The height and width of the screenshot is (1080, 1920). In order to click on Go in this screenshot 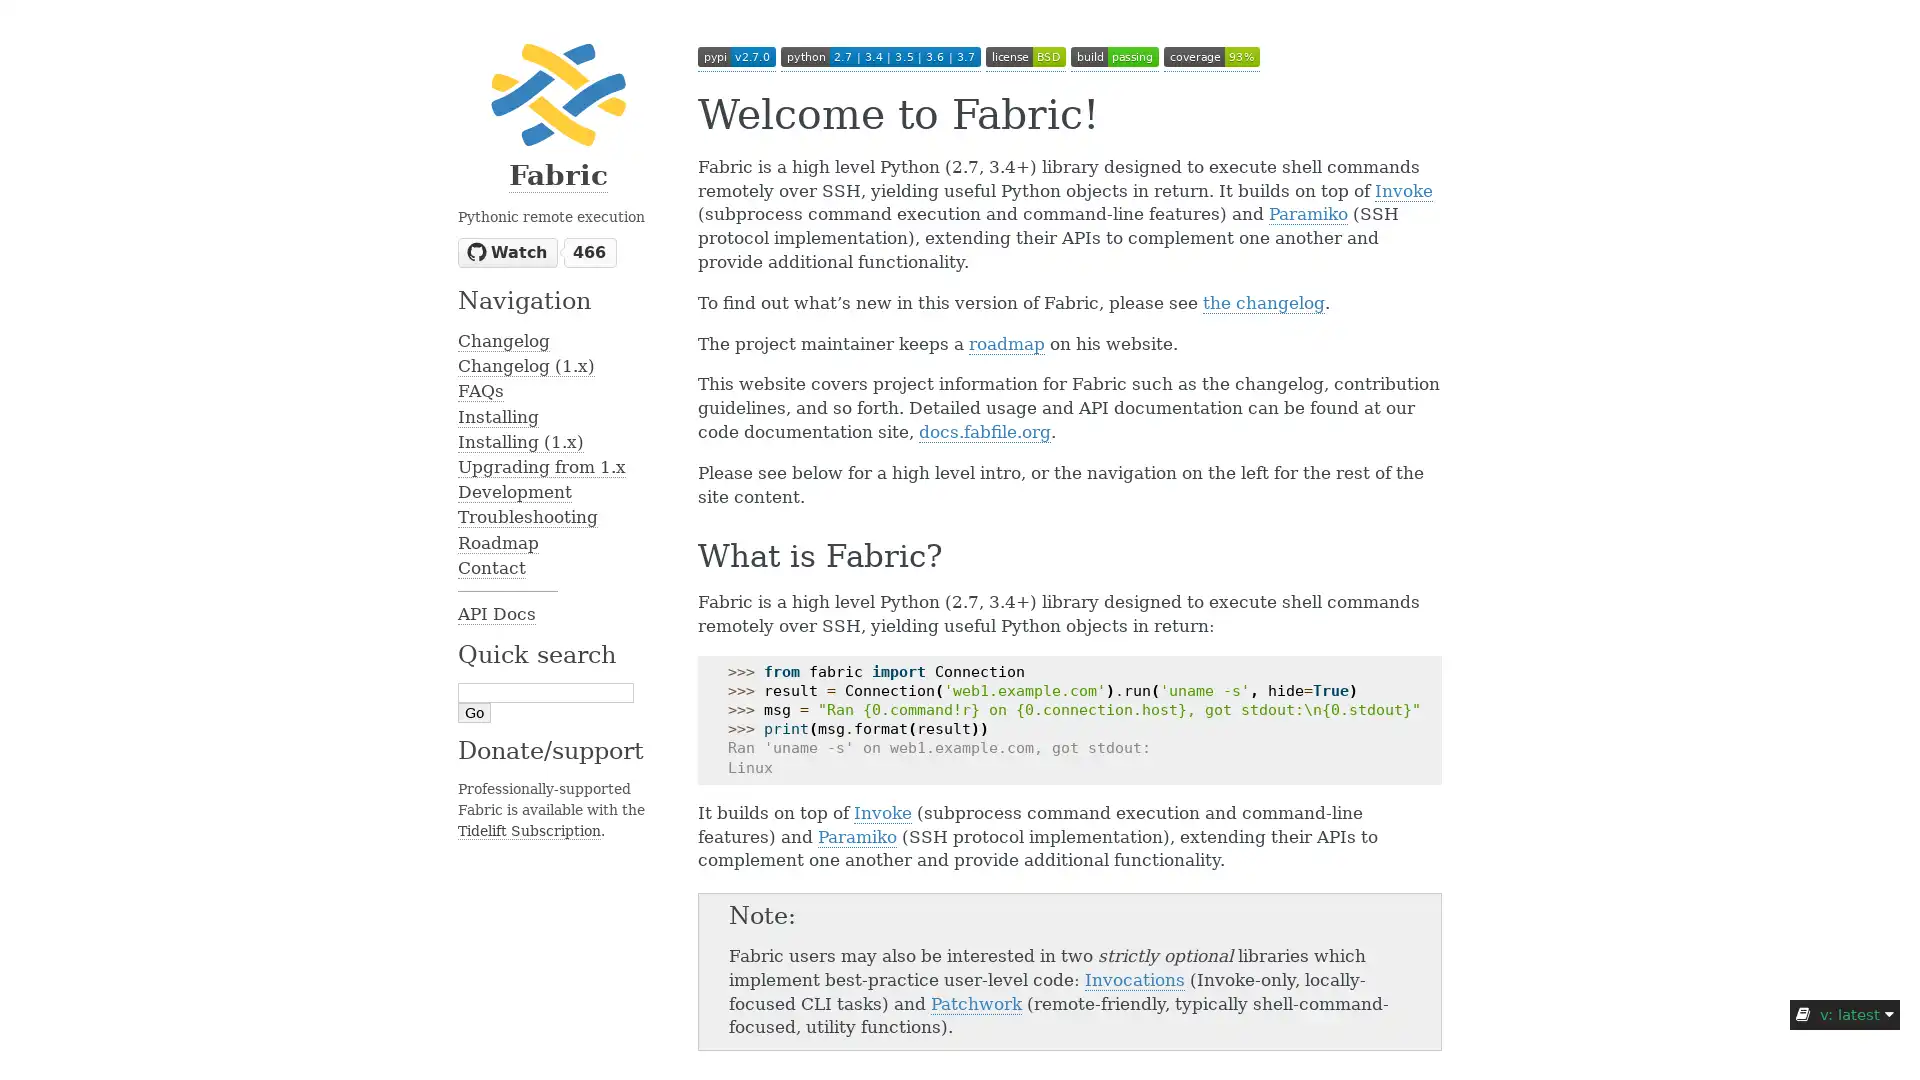, I will do `click(473, 712)`.